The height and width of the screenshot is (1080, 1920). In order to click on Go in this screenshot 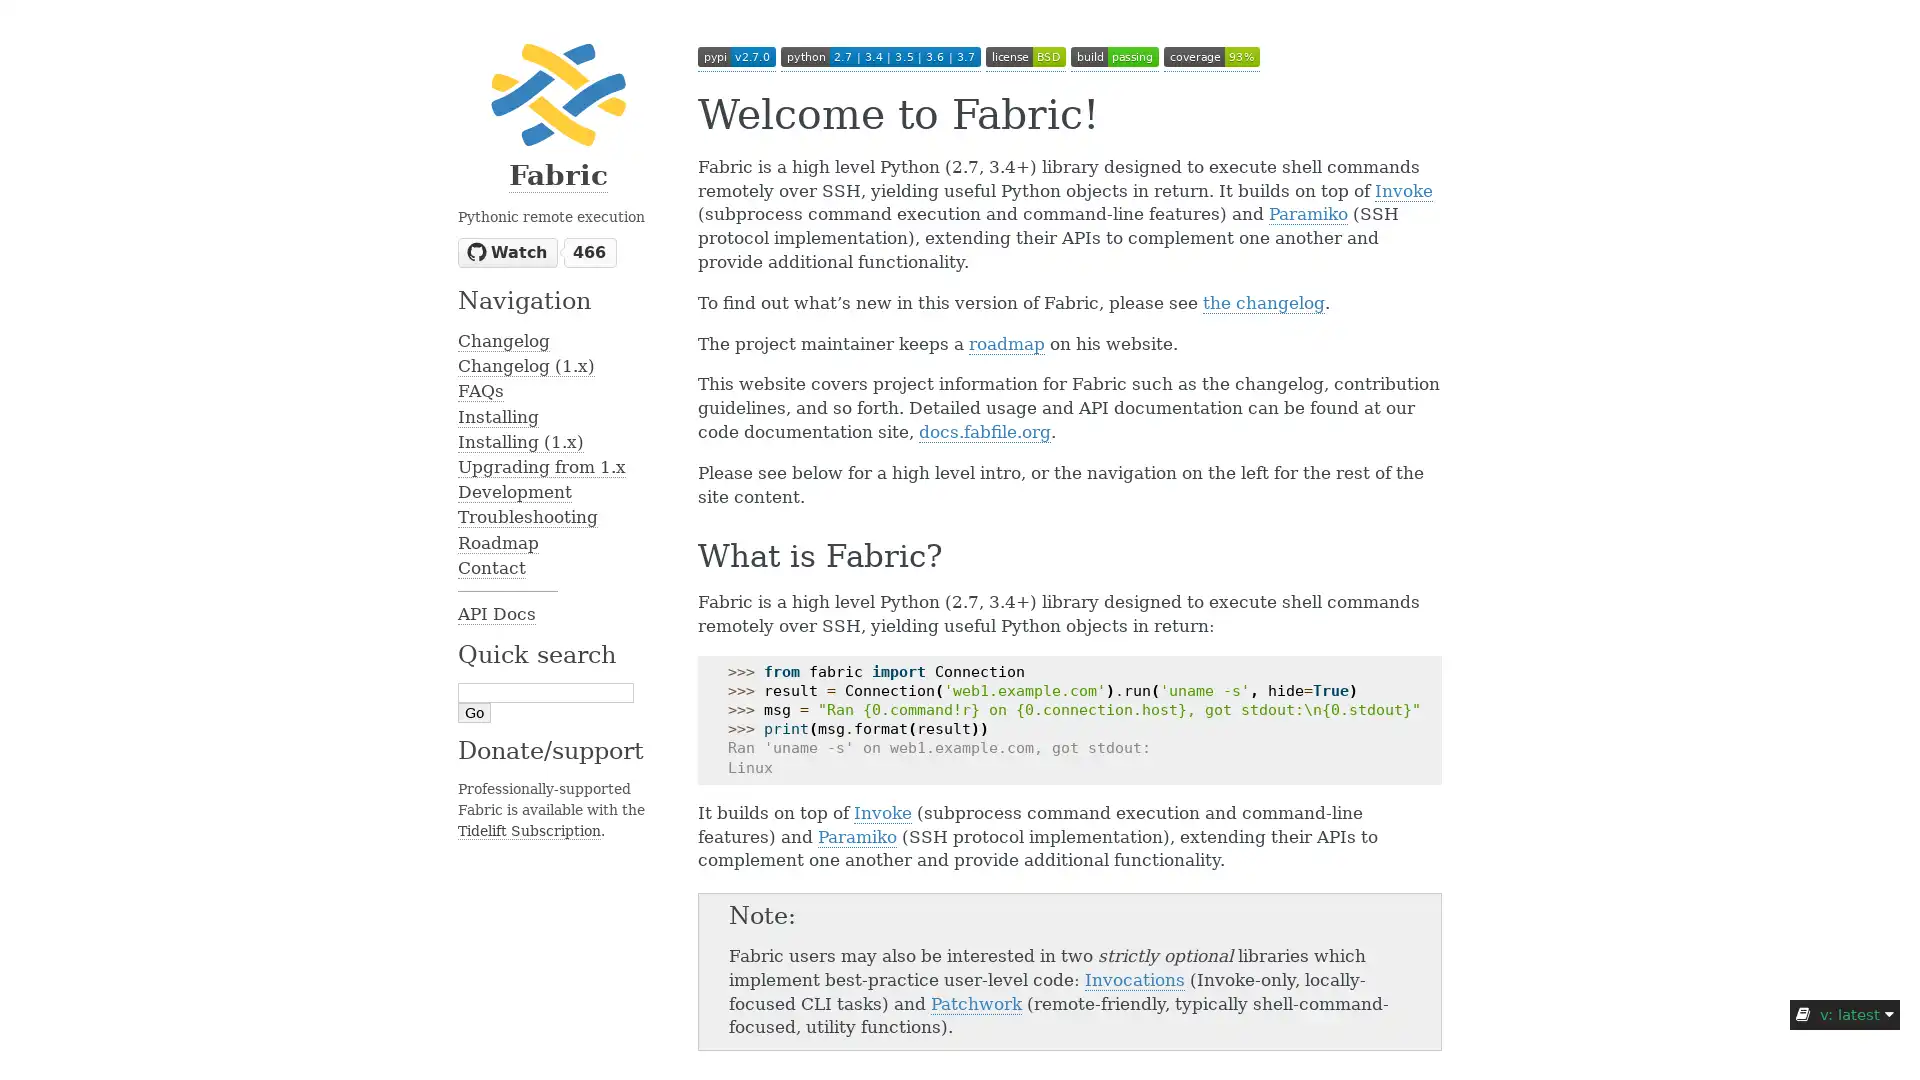, I will do `click(473, 712)`.